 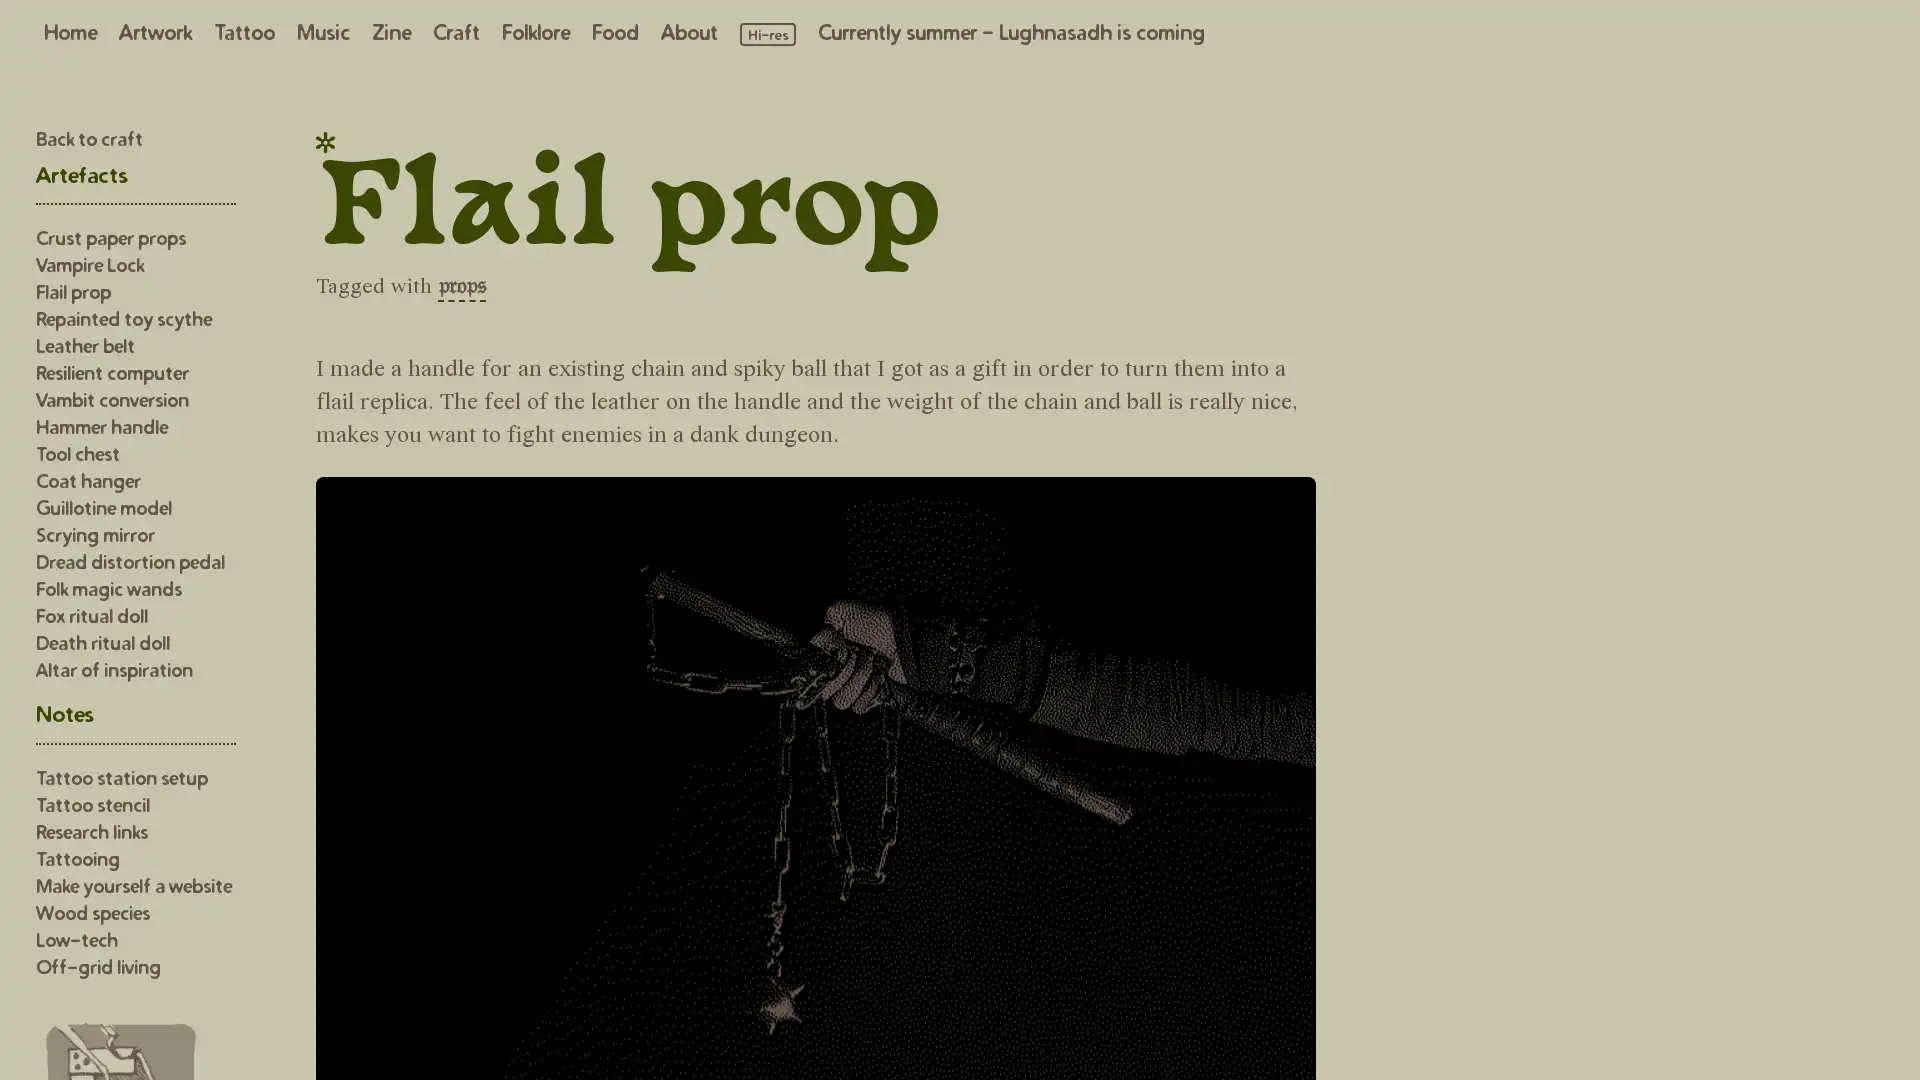 What do you see at coordinates (767, 34) in the screenshot?
I see `Load high resolution images` at bounding box center [767, 34].